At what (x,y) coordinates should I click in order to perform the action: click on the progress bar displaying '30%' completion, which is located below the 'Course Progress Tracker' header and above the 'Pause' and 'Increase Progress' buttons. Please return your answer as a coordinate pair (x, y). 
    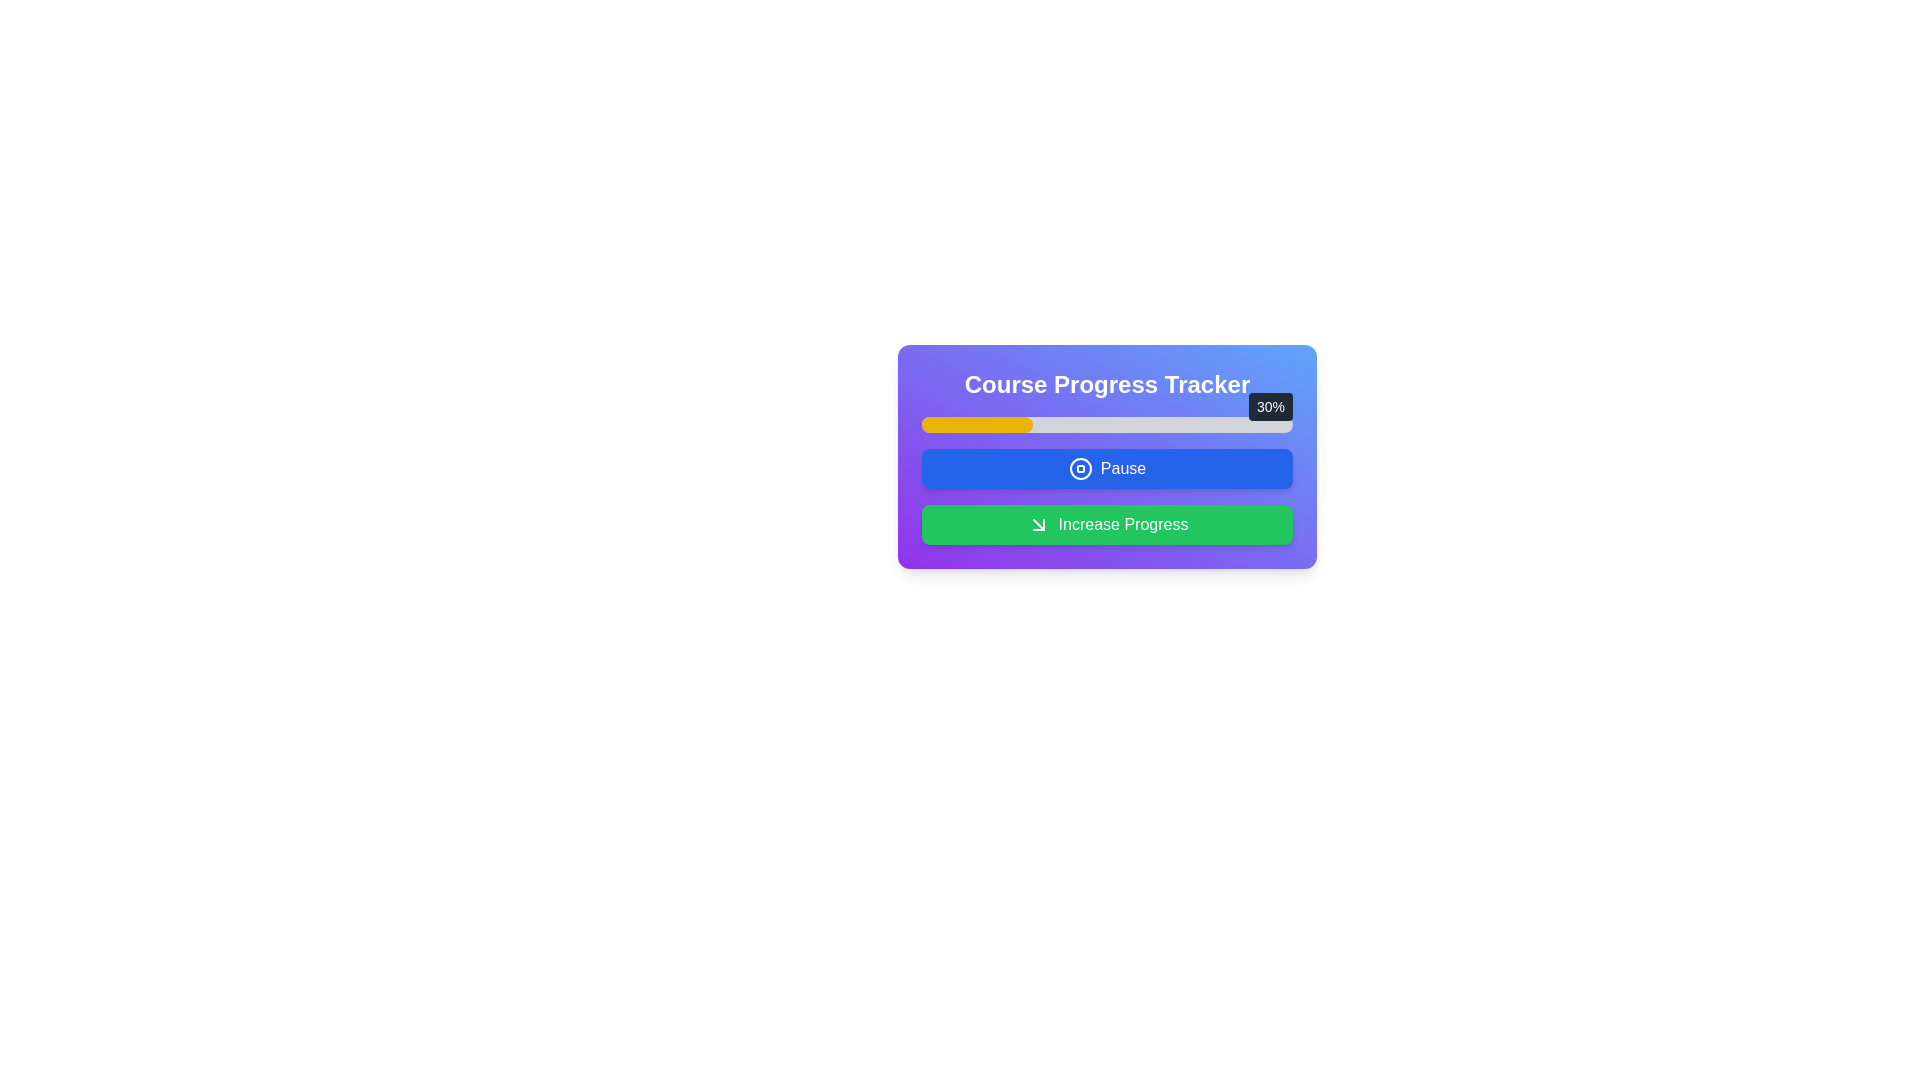
    Looking at the image, I should click on (1106, 423).